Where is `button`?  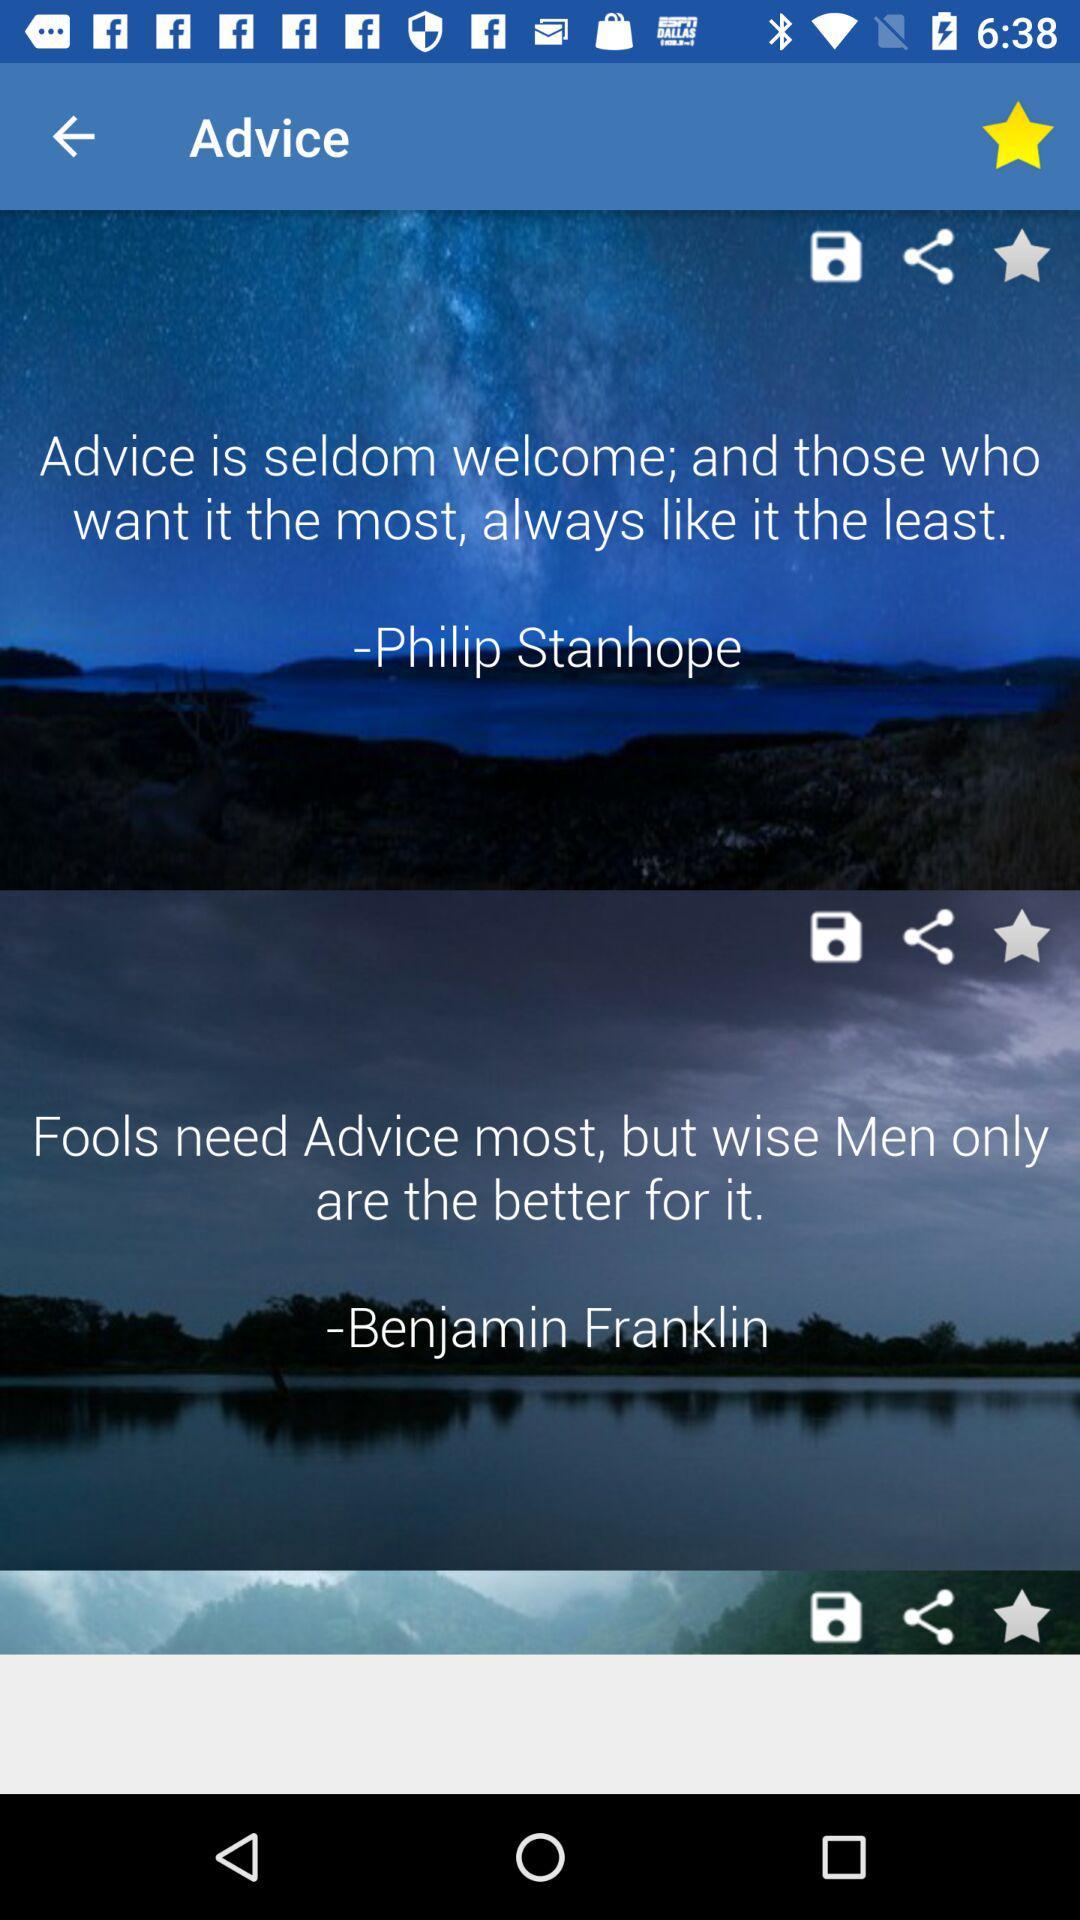
button is located at coordinates (836, 1617).